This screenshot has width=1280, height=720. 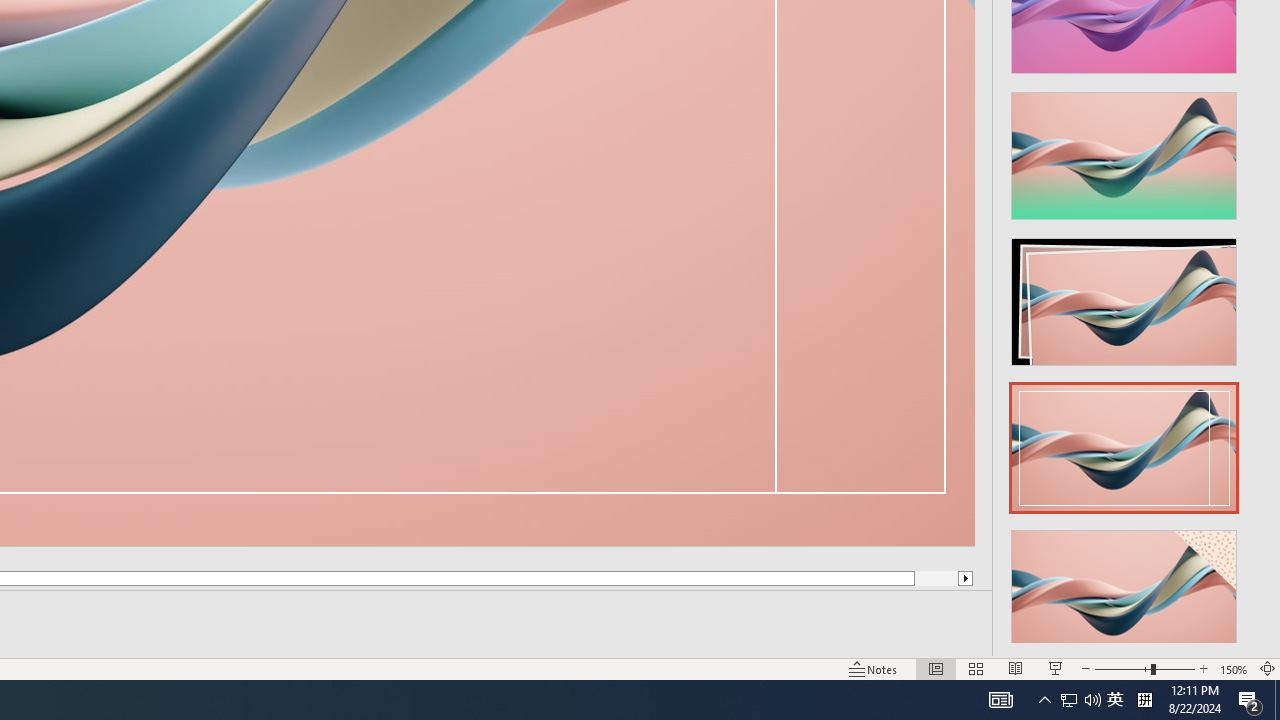 I want to click on 'Zoom 150%', so click(x=1233, y=669).